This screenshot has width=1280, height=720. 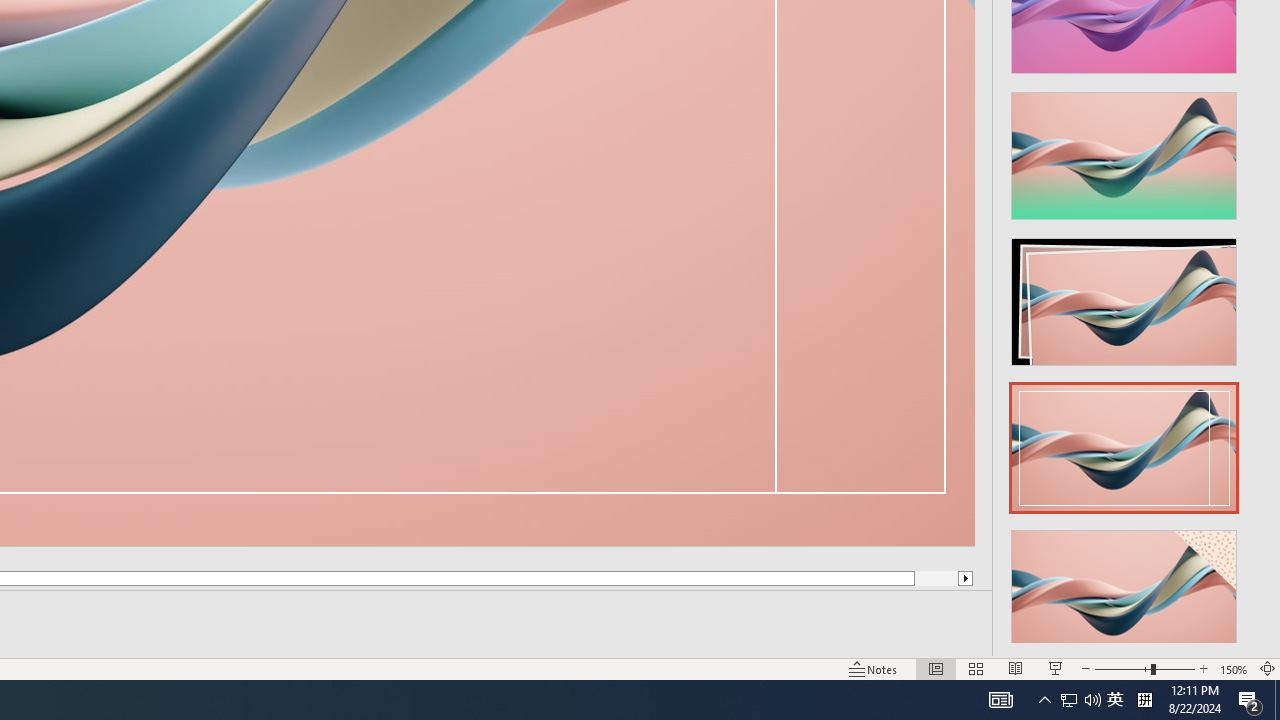 I want to click on 'Zoom 150%', so click(x=1233, y=669).